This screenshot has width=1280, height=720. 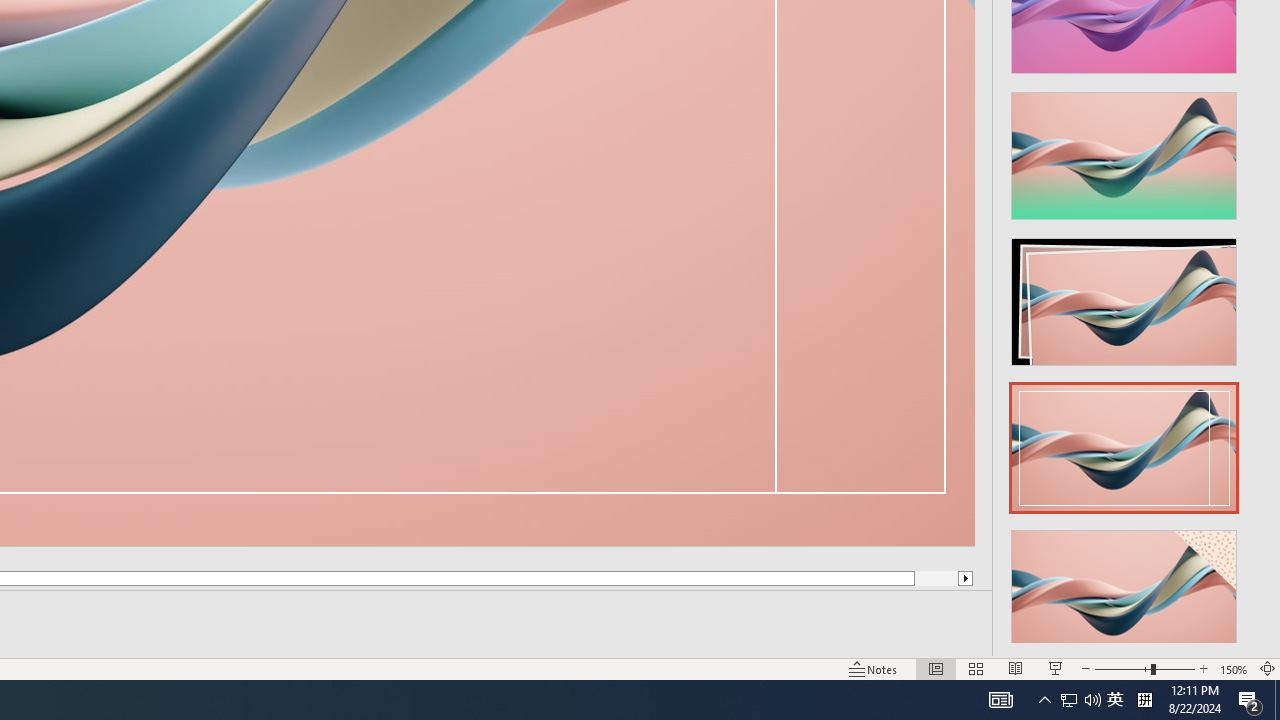 I want to click on 'Zoom 150%', so click(x=1233, y=669).